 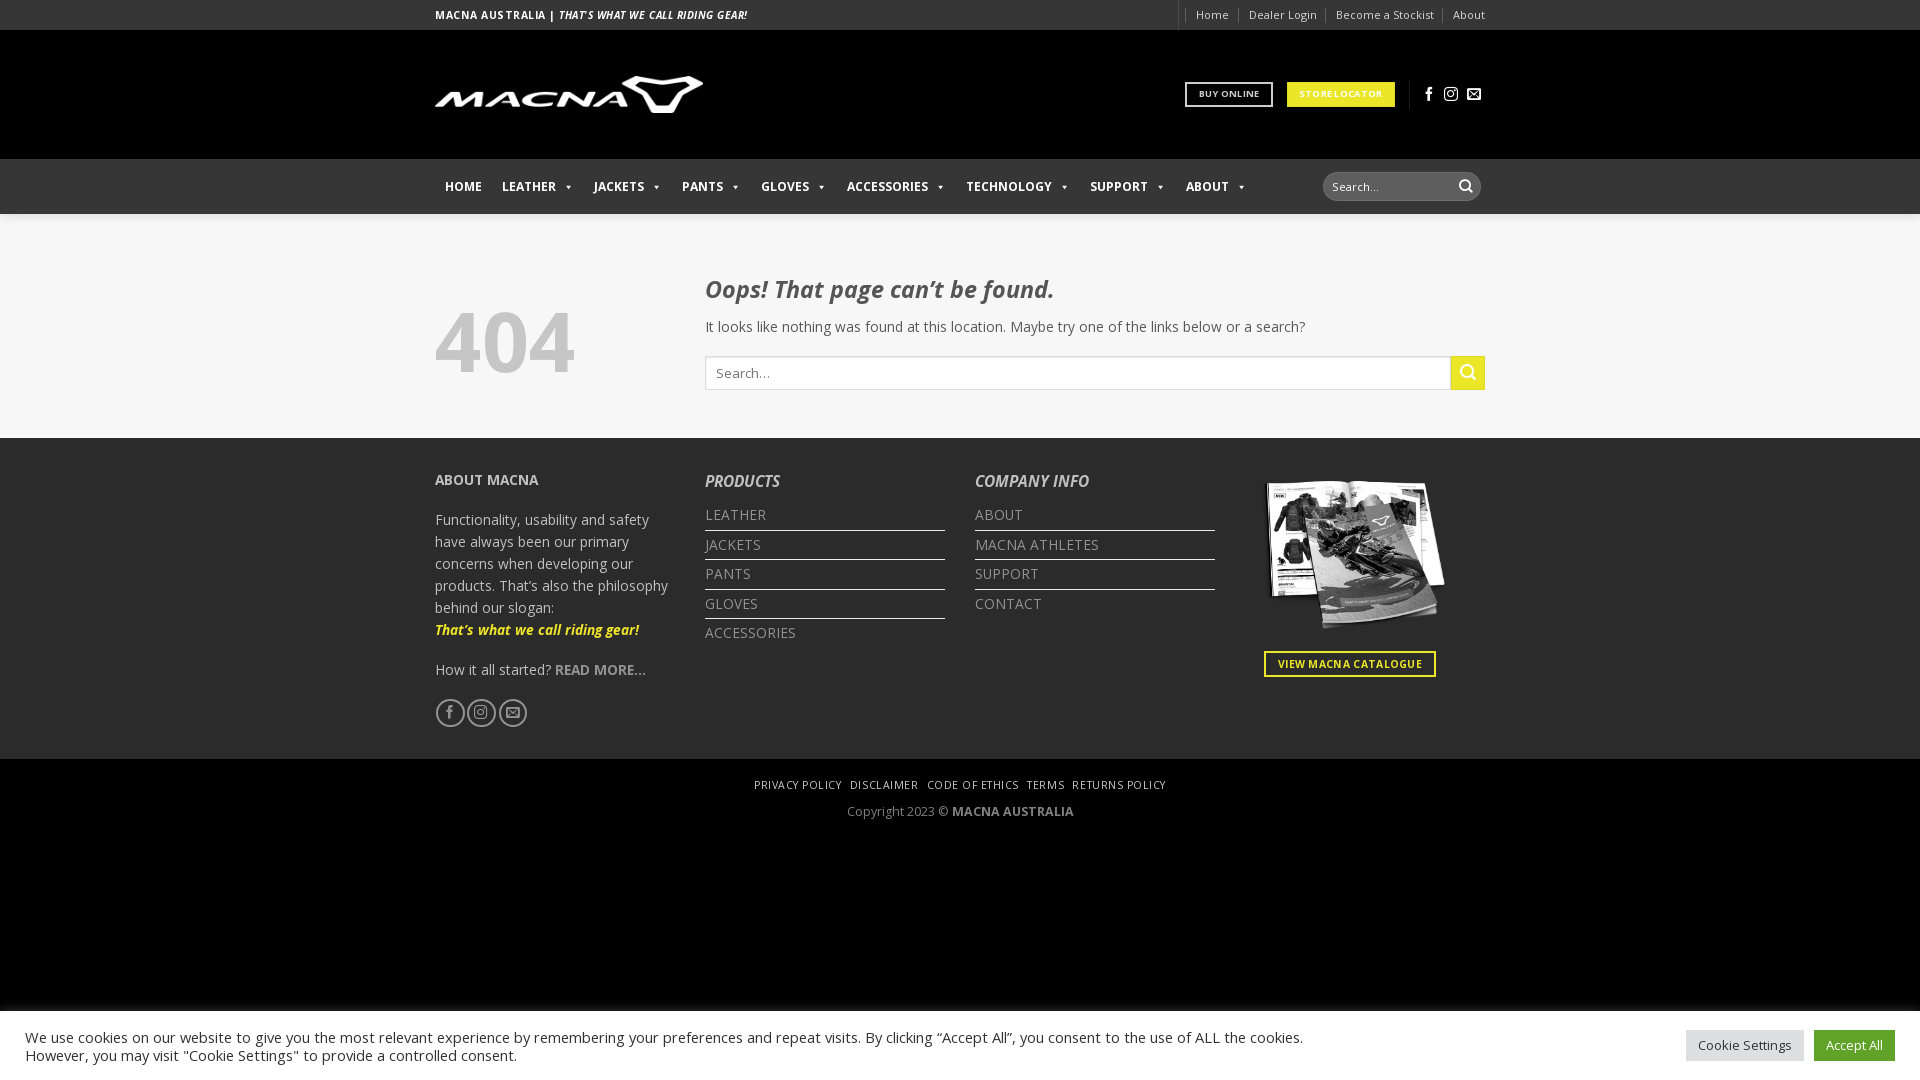 I want to click on 'DISCLAIMER', so click(x=882, y=784).